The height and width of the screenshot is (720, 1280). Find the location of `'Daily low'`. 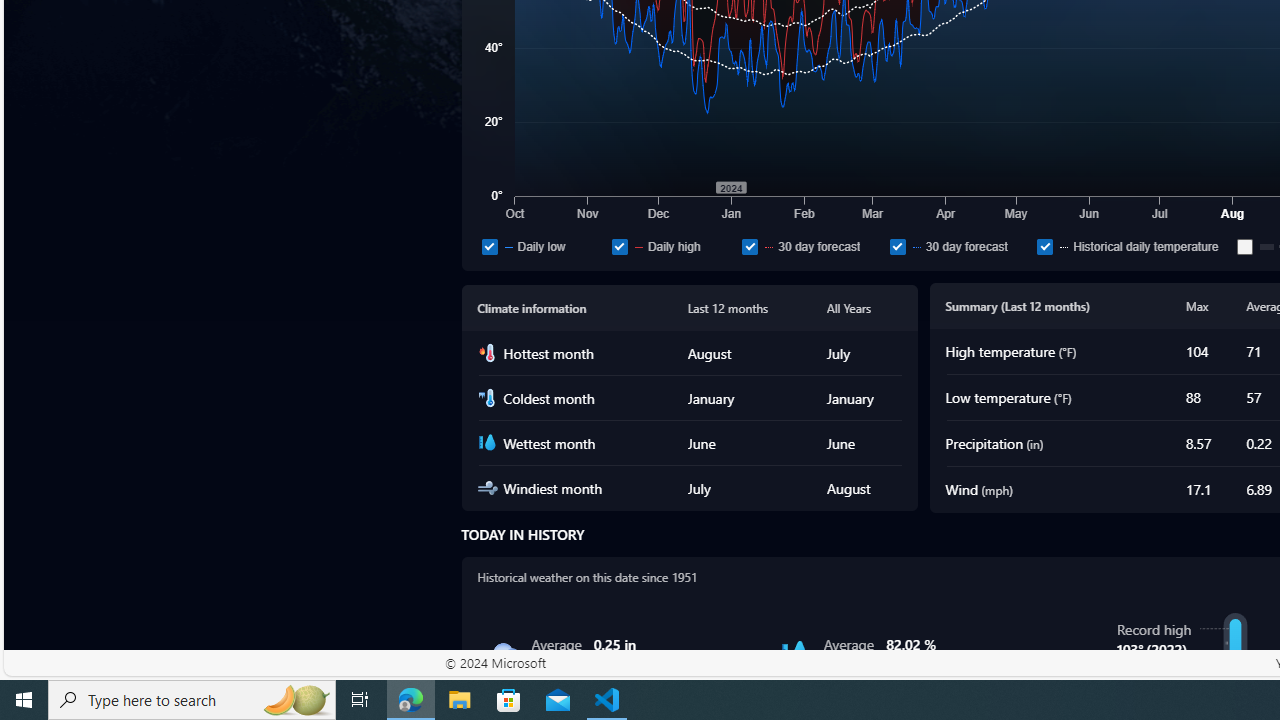

'Daily low' is located at coordinates (542, 245).